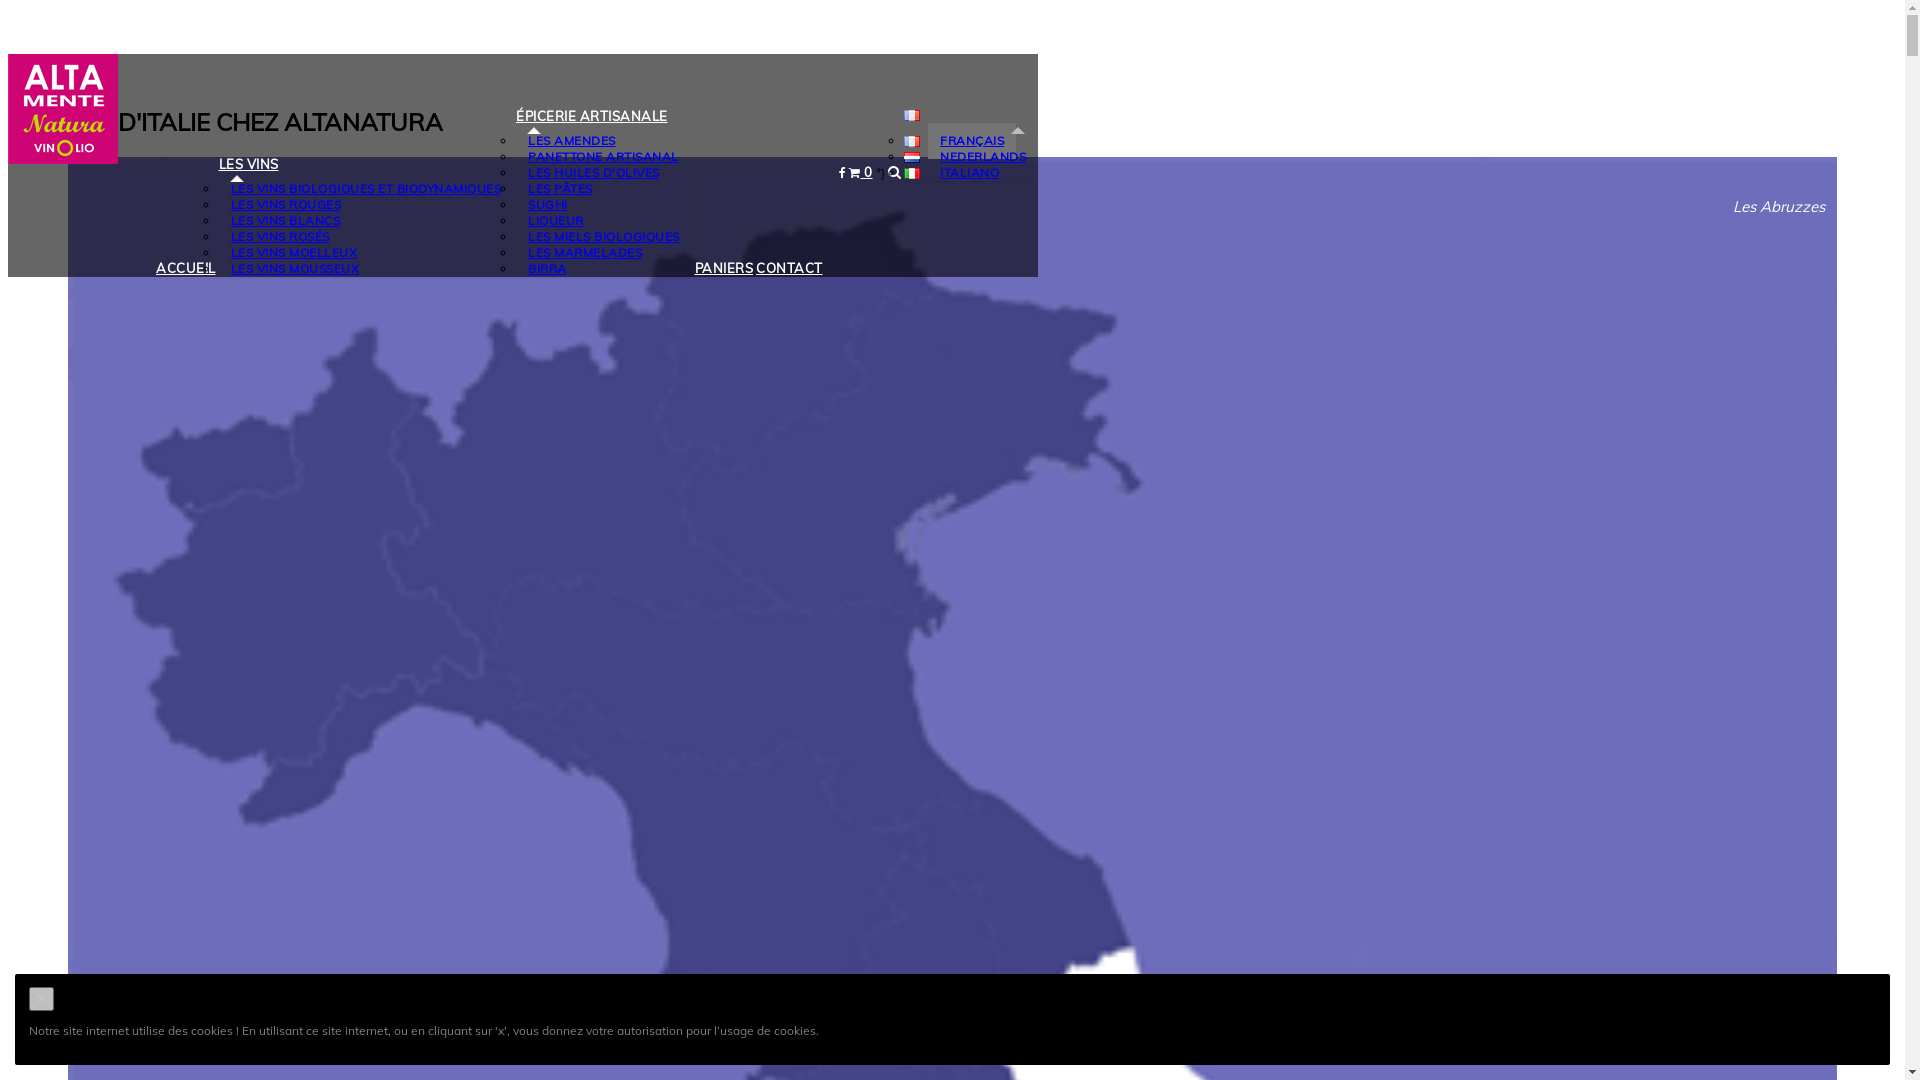 The image size is (1920, 1080). What do you see at coordinates (217, 163) in the screenshot?
I see `'LES VINS'` at bounding box center [217, 163].